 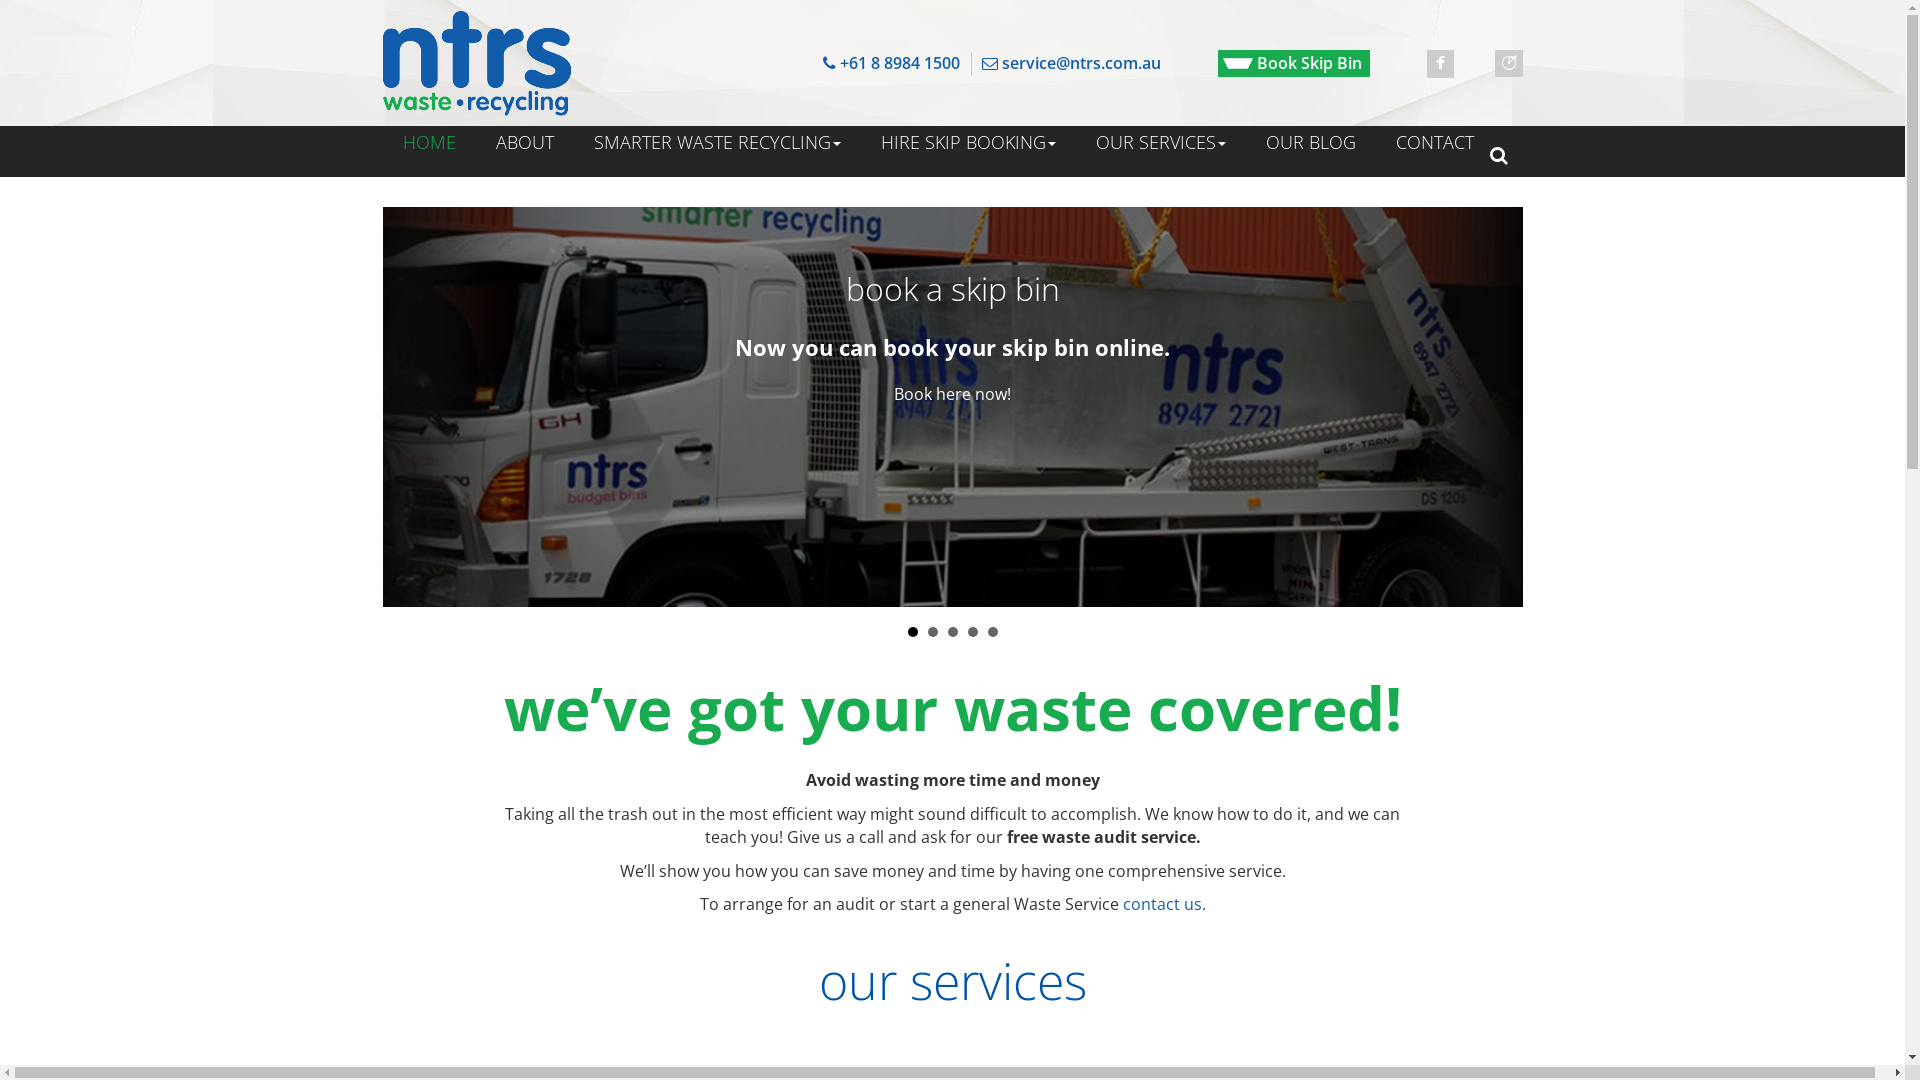 I want to click on '2', so click(x=931, y=632).